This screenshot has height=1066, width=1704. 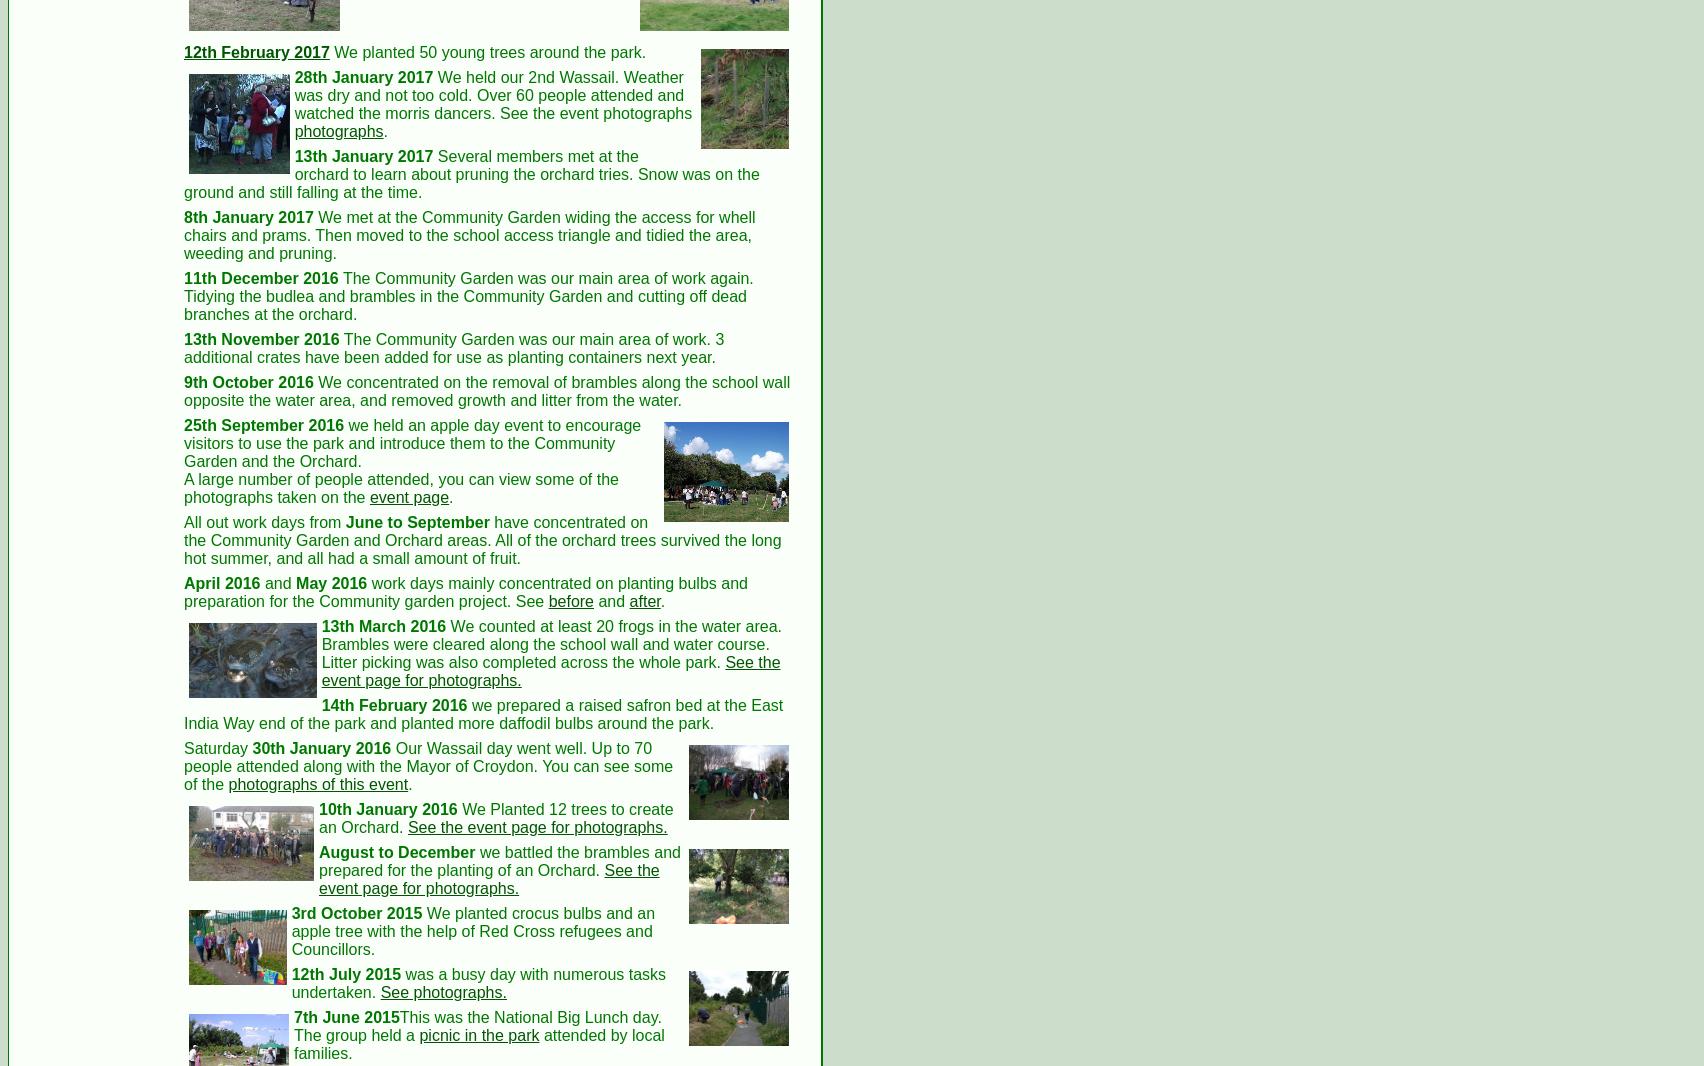 I want to click on '8th January 2017', so click(x=184, y=215).